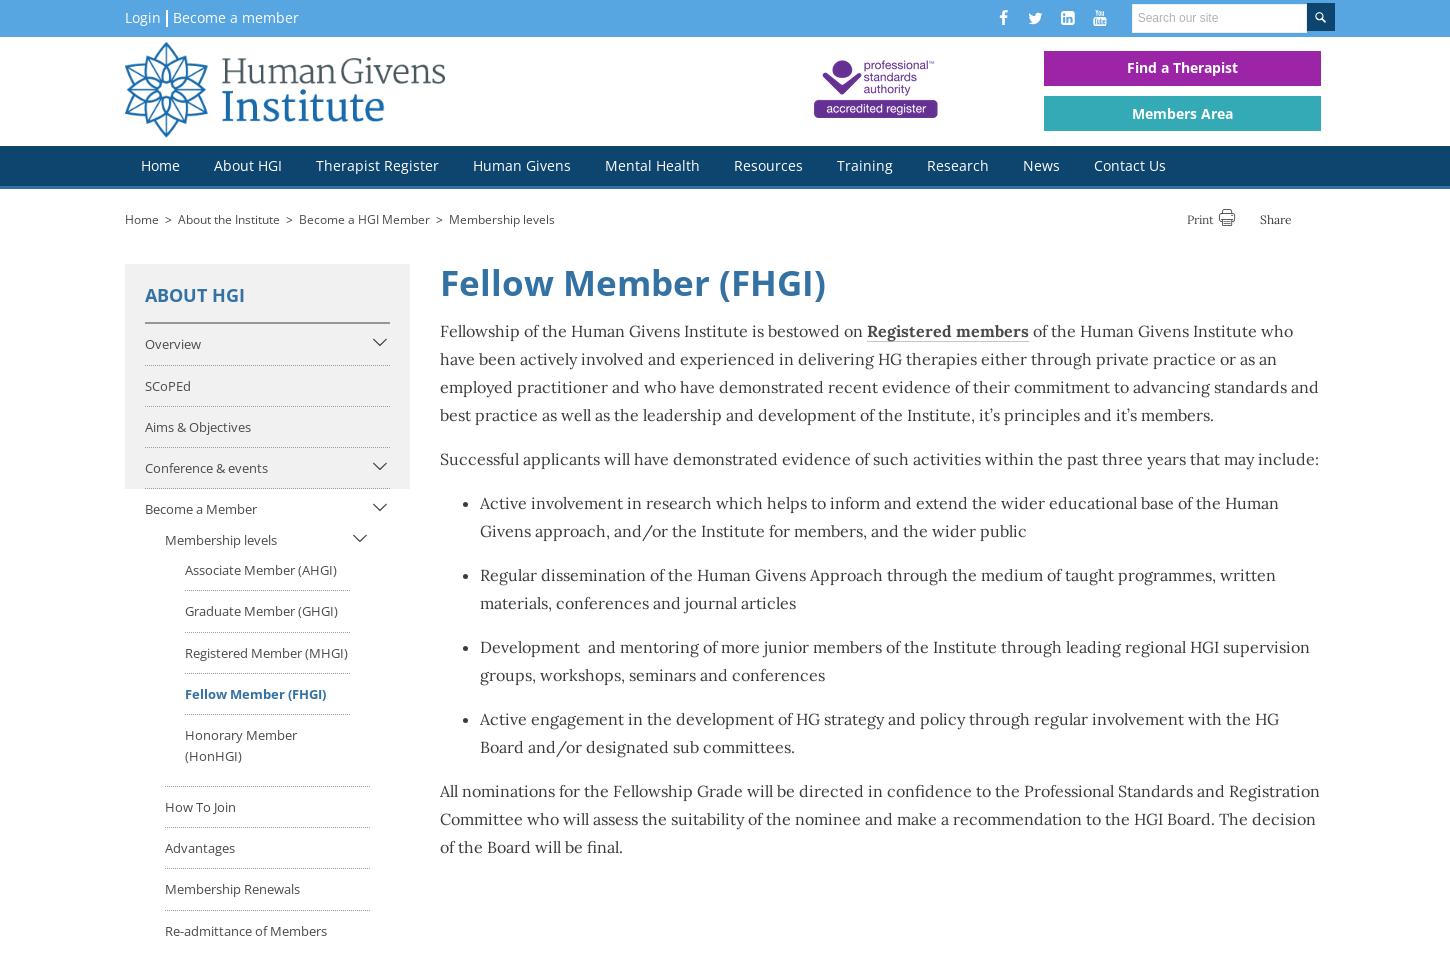  I want to click on 'Registered members', so click(947, 329).